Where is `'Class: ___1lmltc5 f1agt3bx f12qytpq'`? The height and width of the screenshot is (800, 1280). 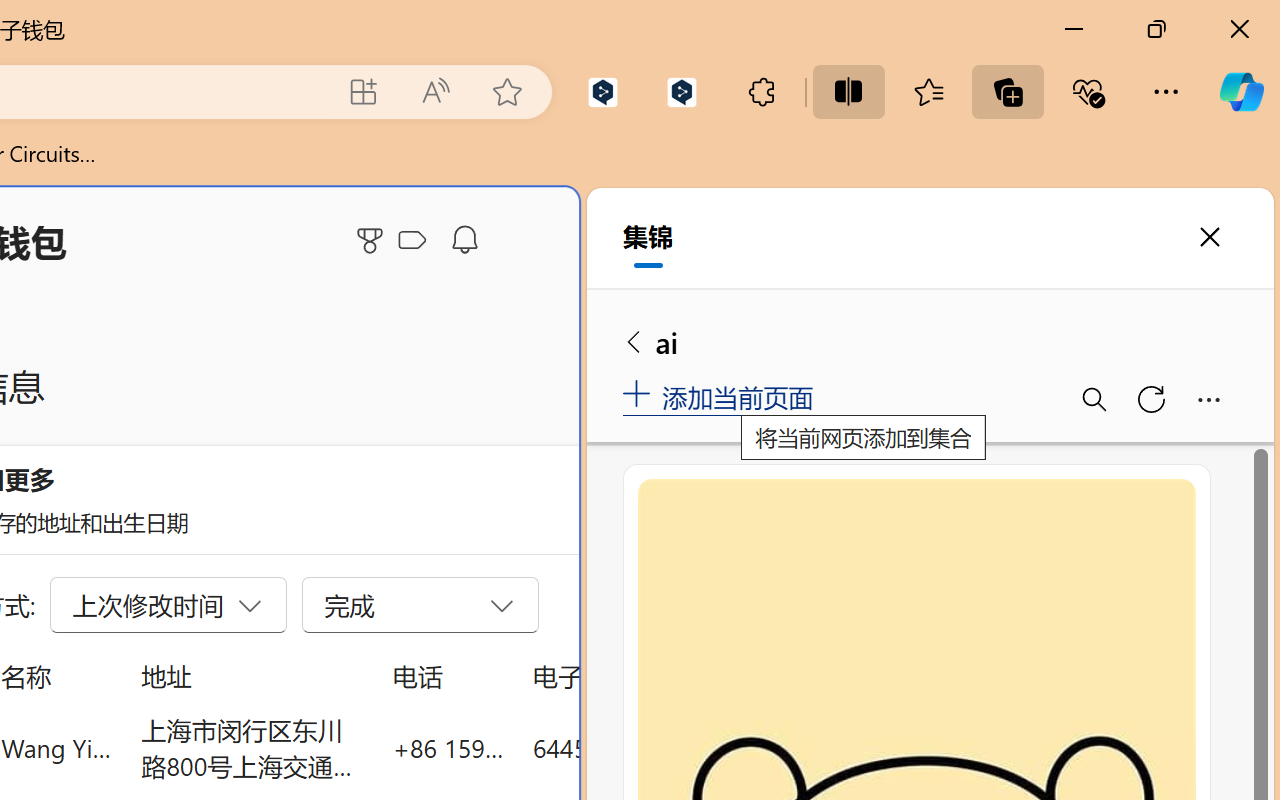 'Class: ___1lmltc5 f1agt3bx f12qytpq' is located at coordinates (411, 240).